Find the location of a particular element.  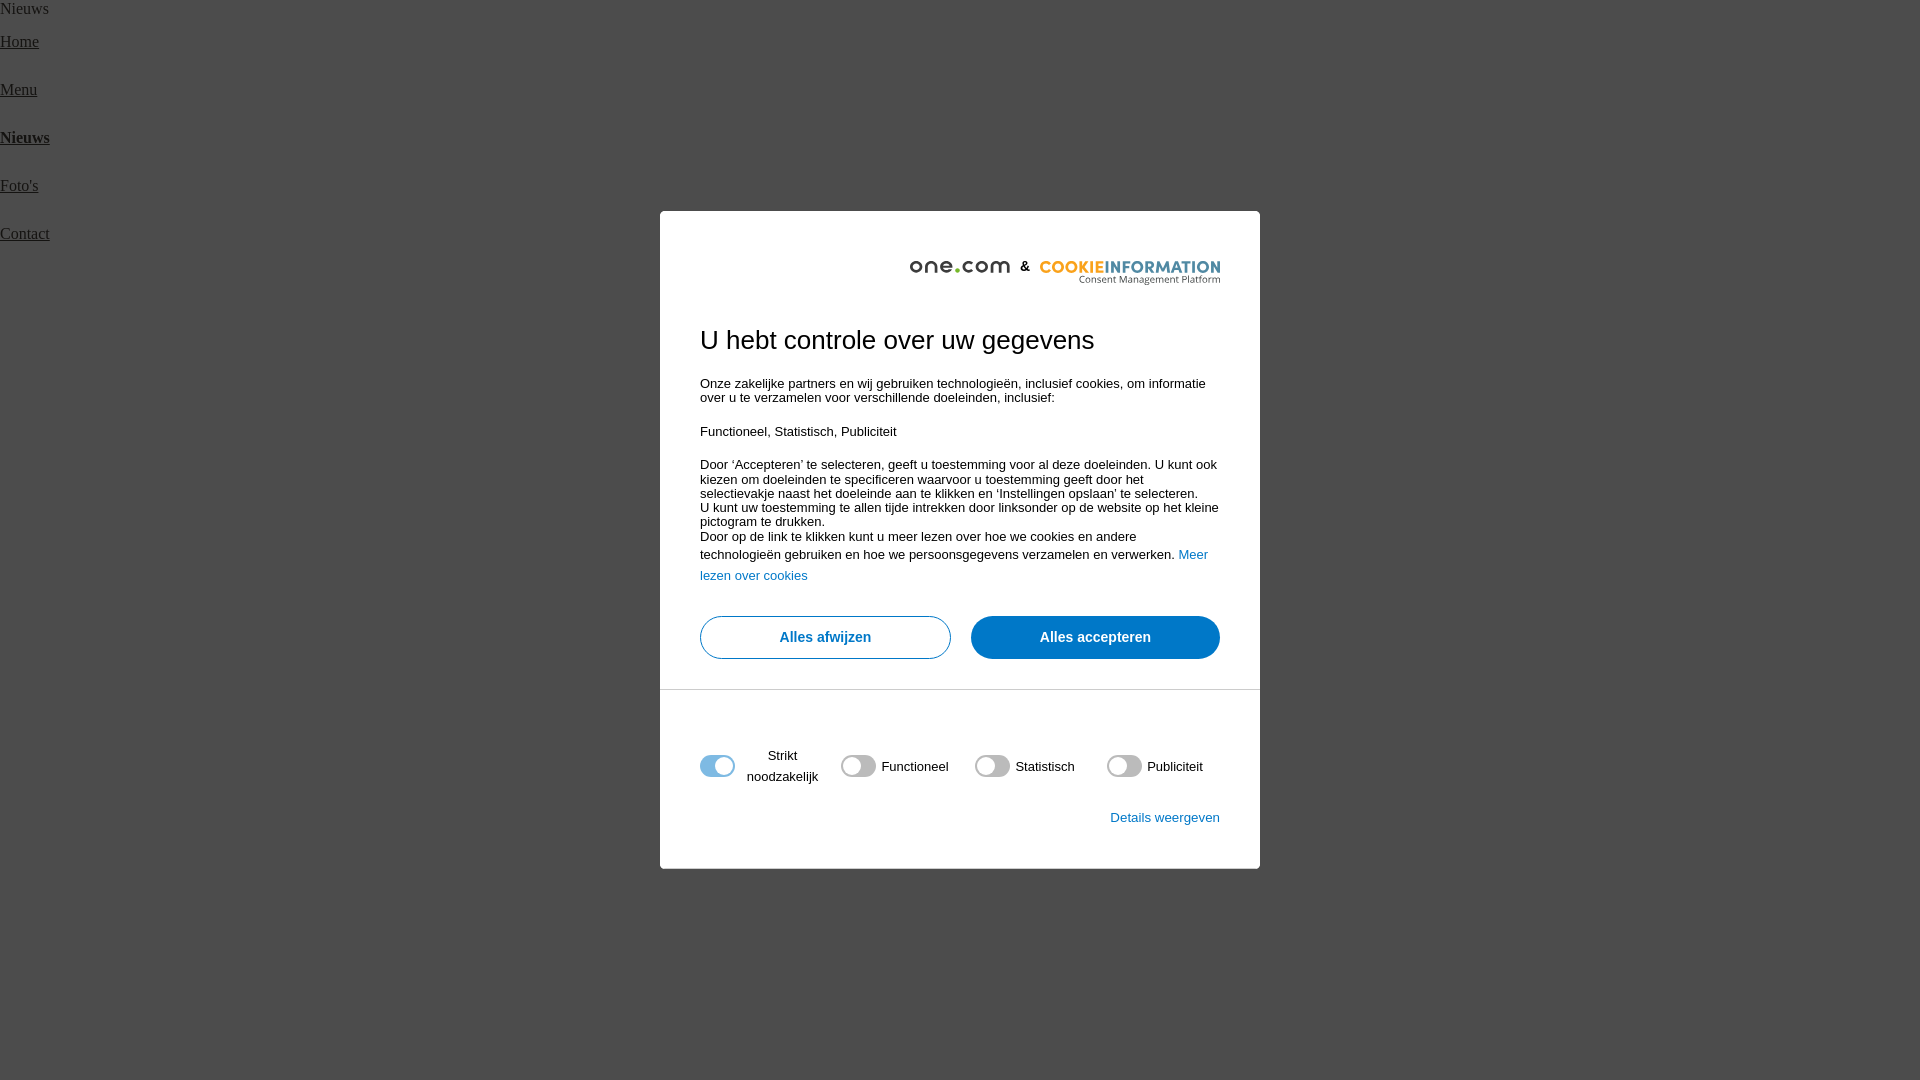

'Details weergeven' is located at coordinates (1165, 817).